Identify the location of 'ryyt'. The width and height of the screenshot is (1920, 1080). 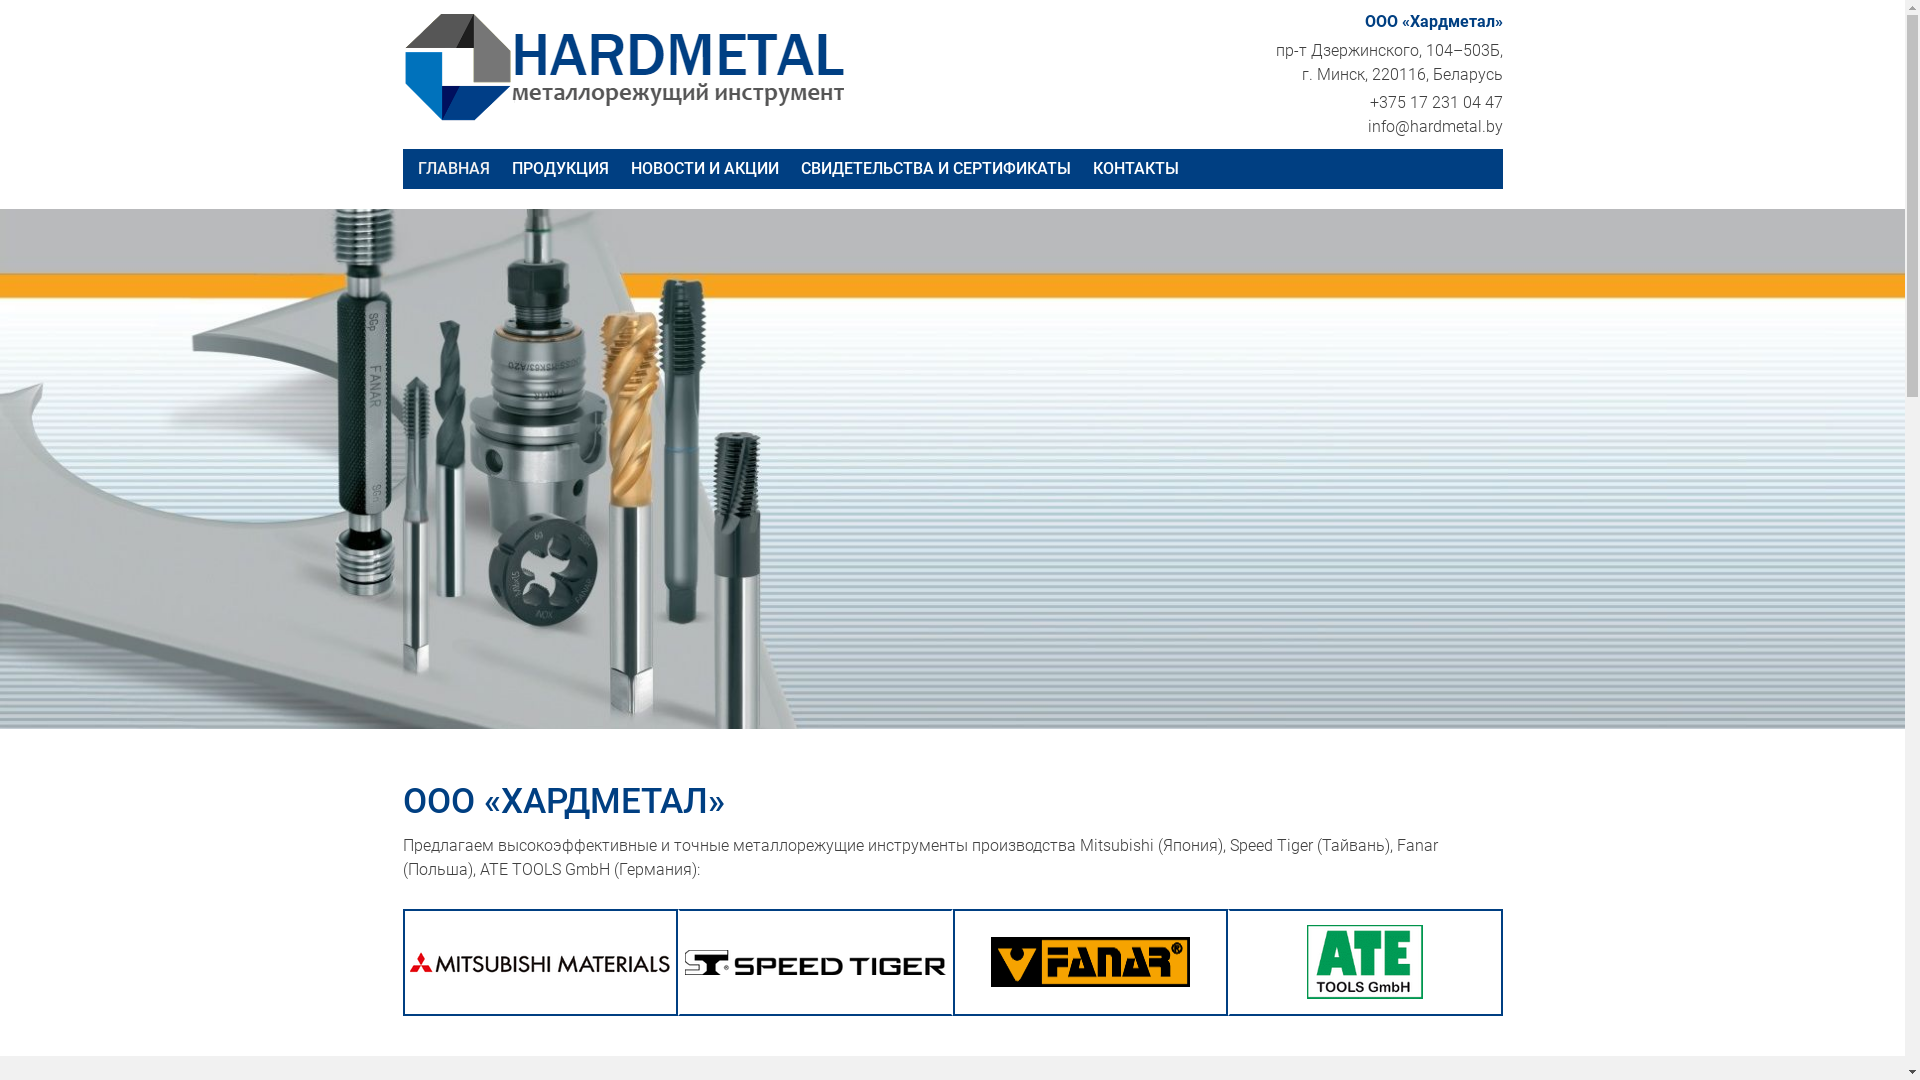
(1088, 960).